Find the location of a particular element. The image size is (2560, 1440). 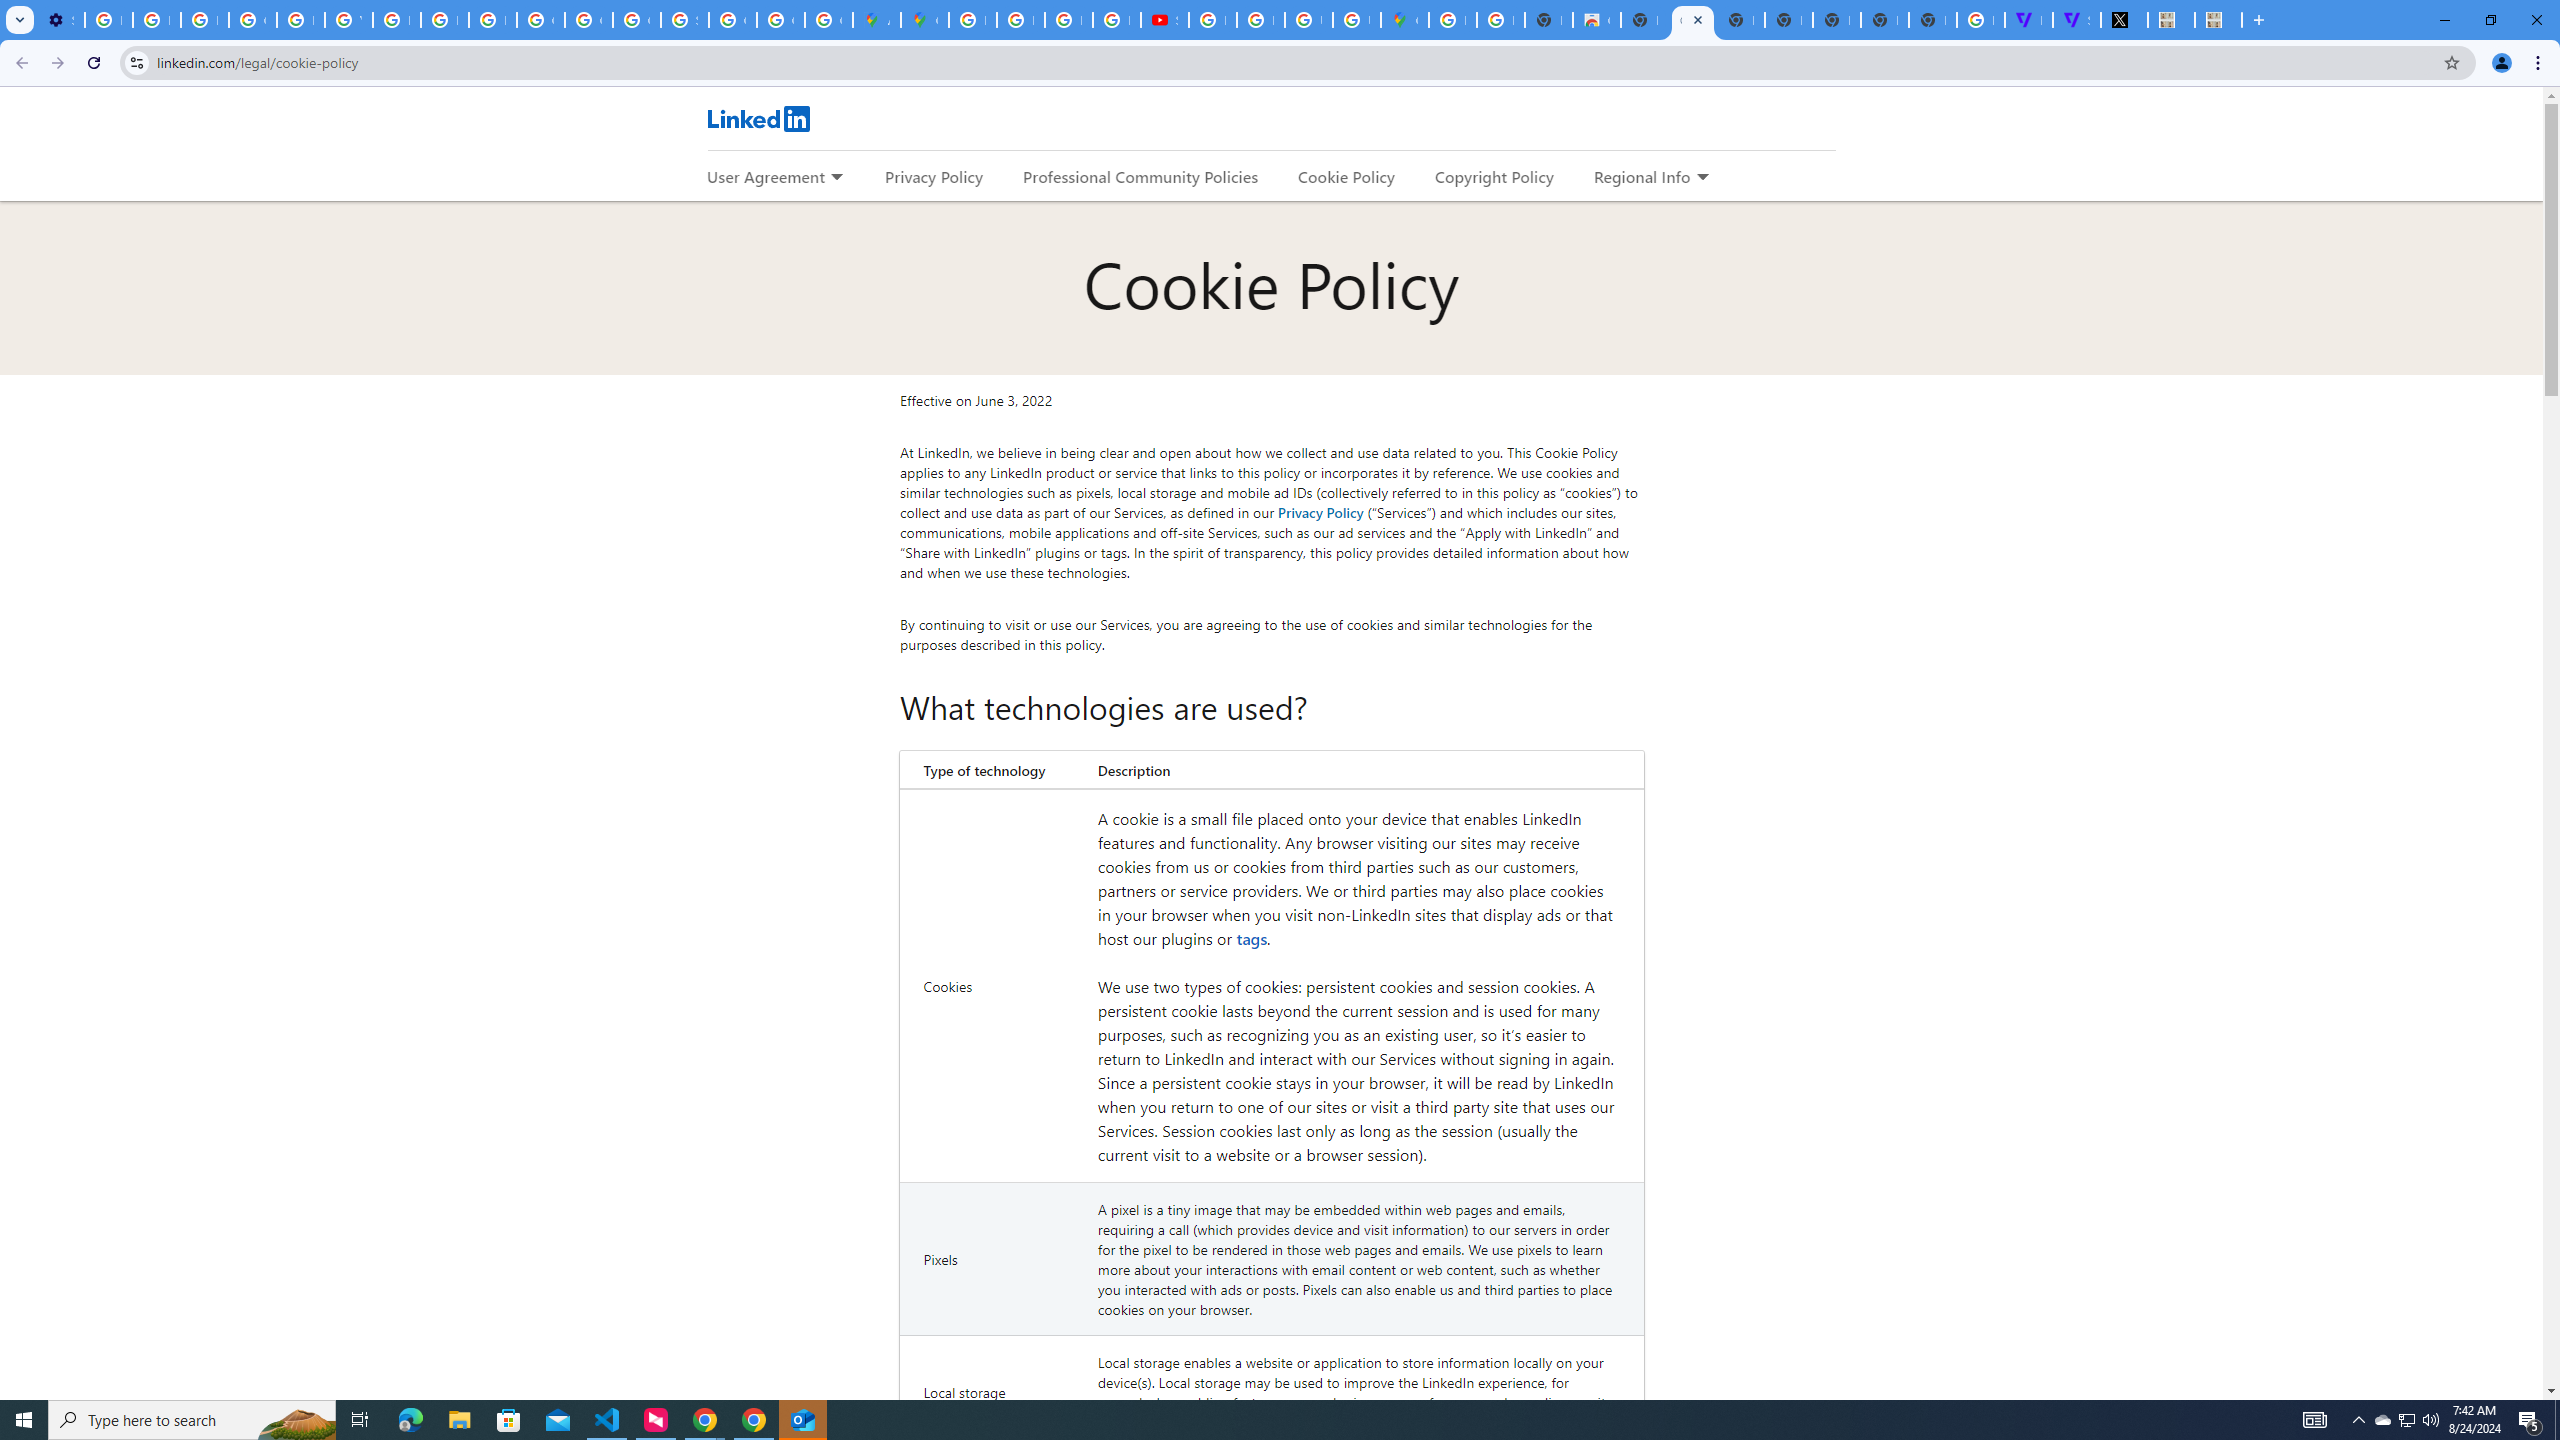

'Chrome Web Store' is located at coordinates (1597, 19).